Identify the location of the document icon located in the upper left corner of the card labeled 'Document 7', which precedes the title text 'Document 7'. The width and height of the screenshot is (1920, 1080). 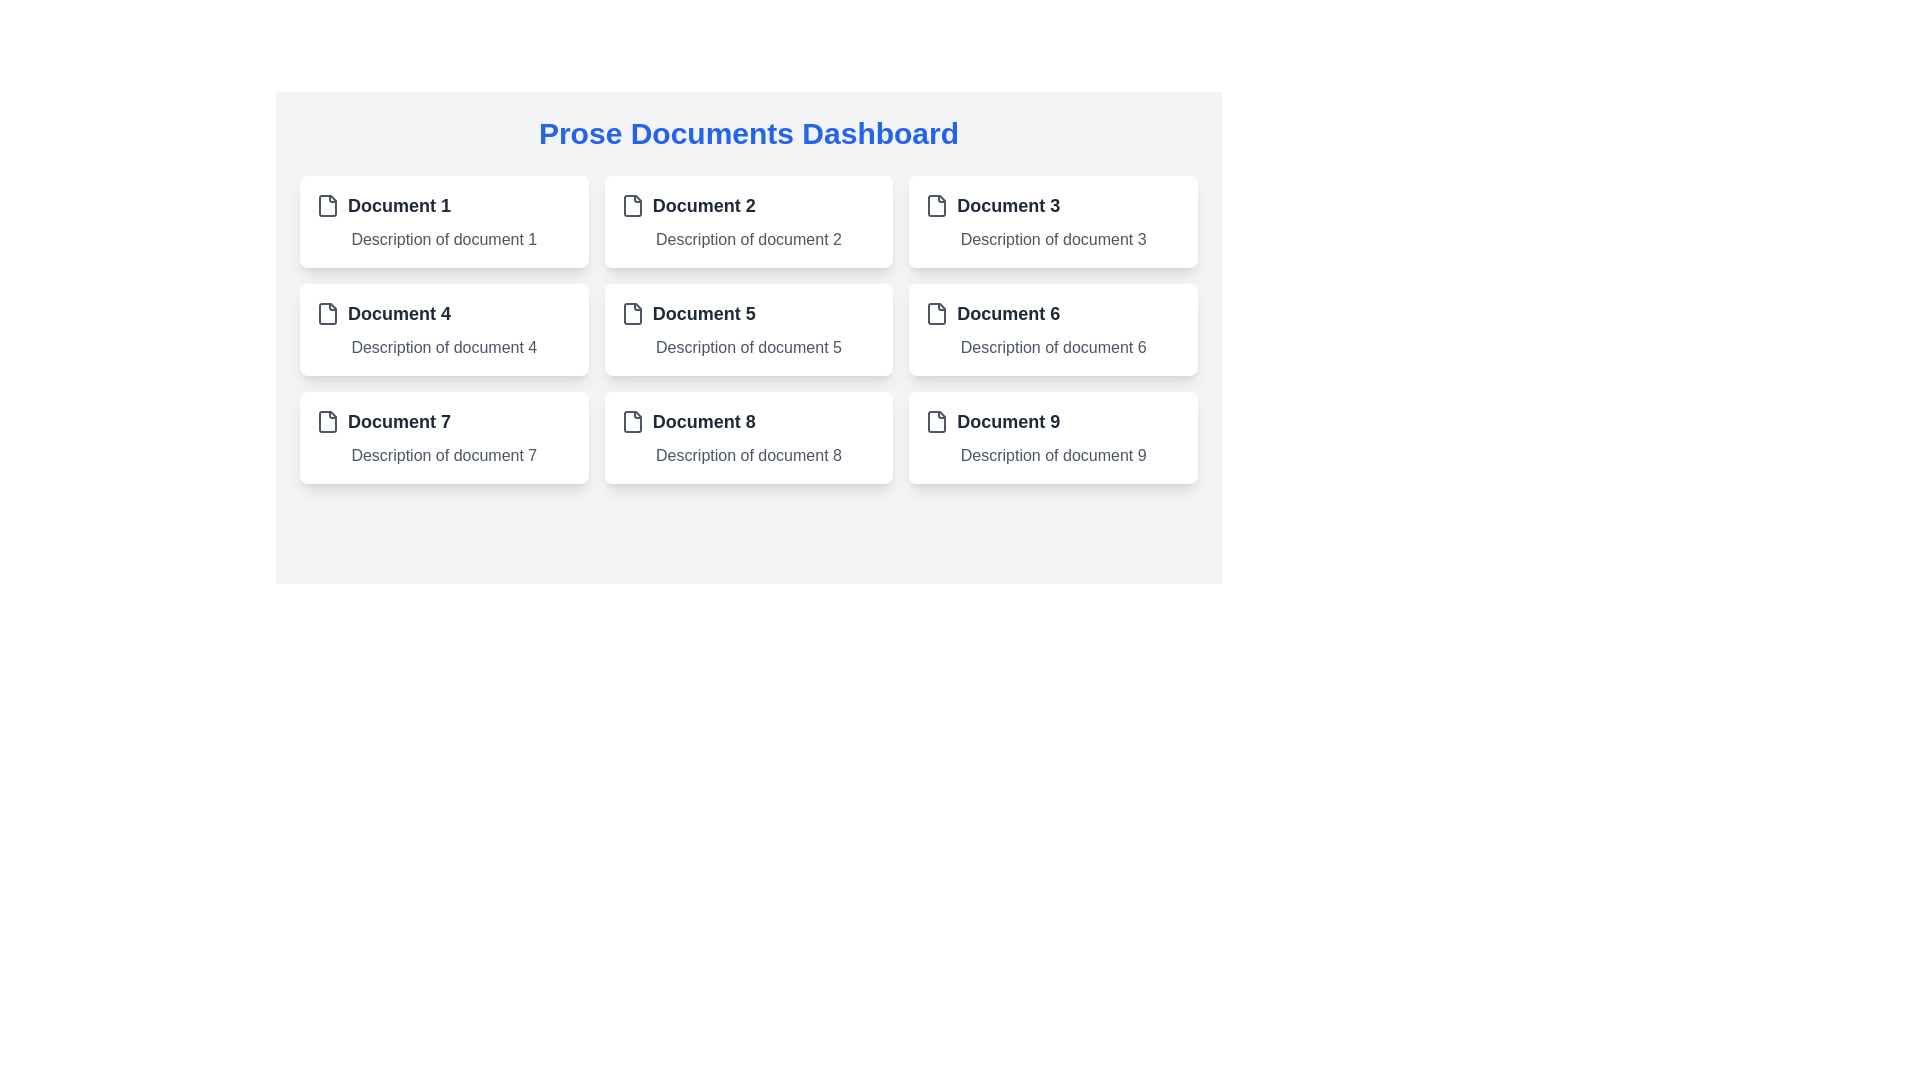
(327, 420).